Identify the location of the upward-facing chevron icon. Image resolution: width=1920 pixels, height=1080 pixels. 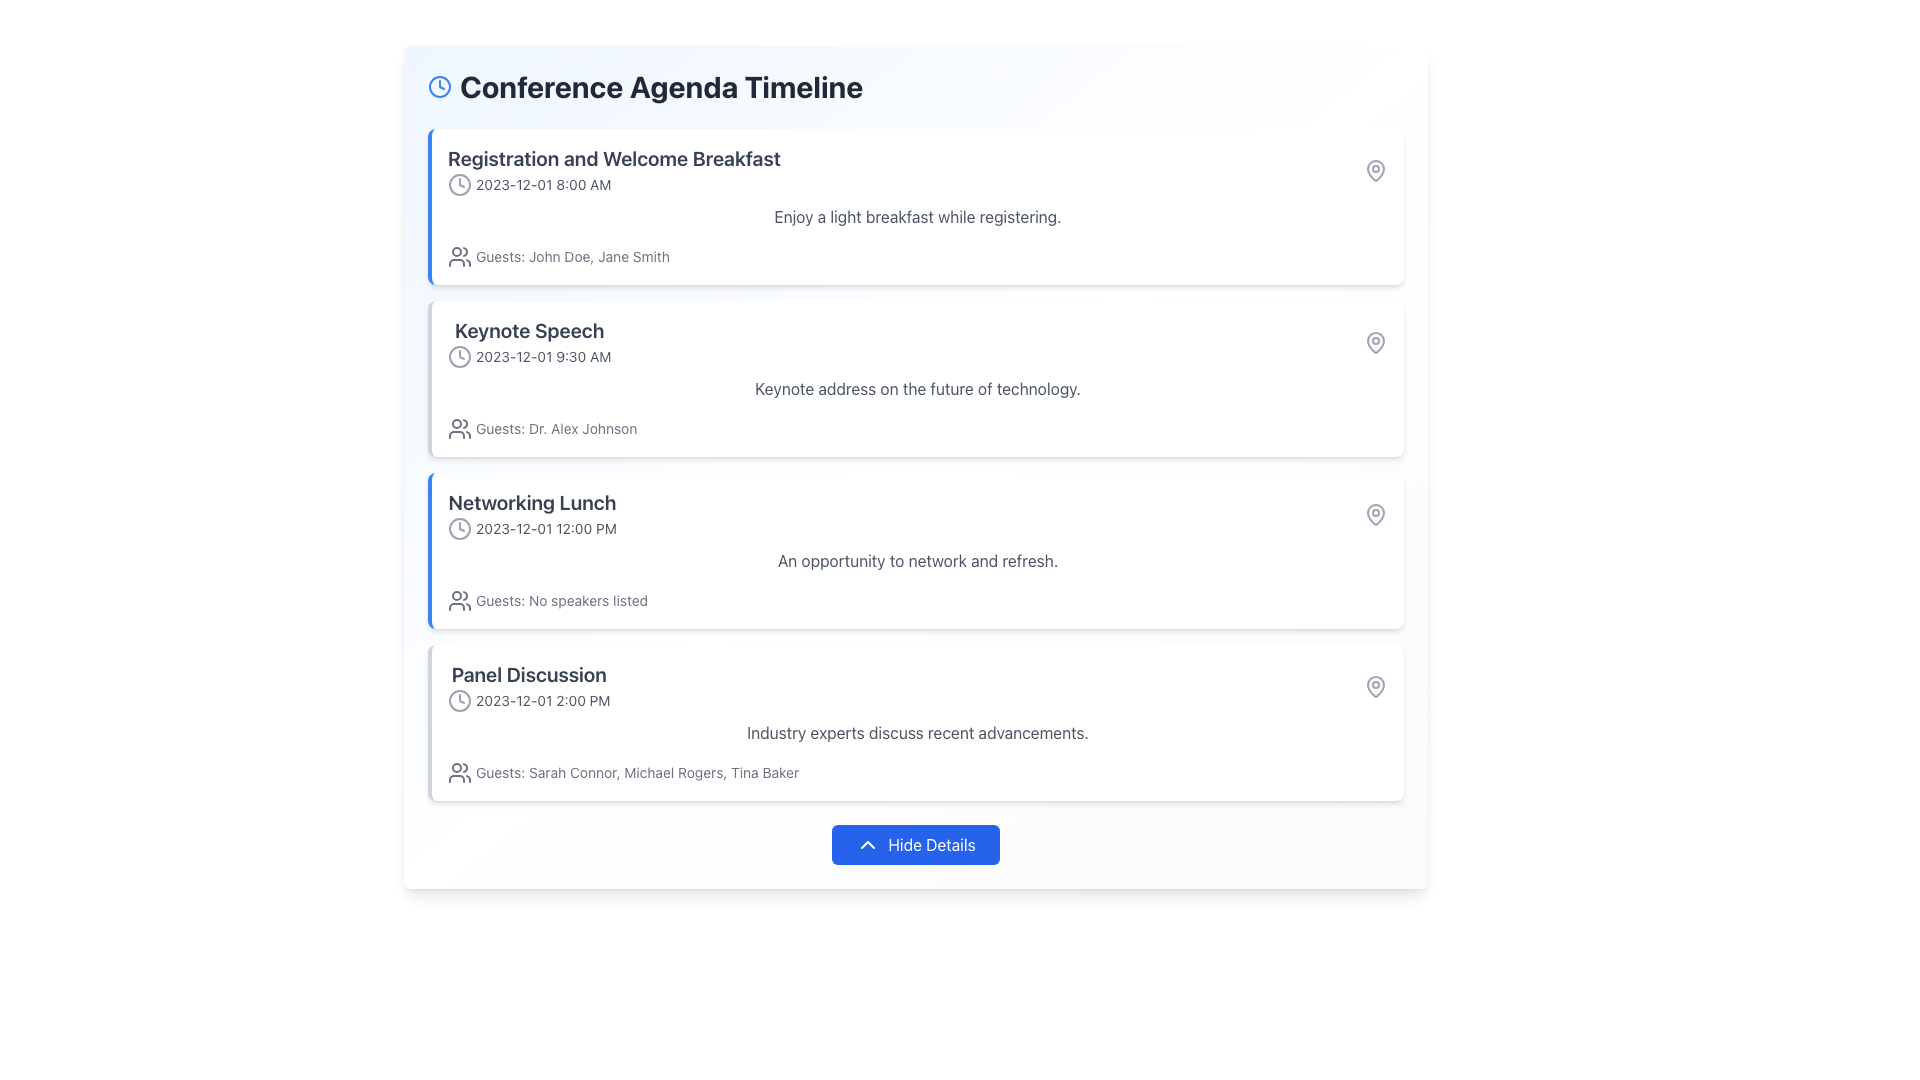
(868, 844).